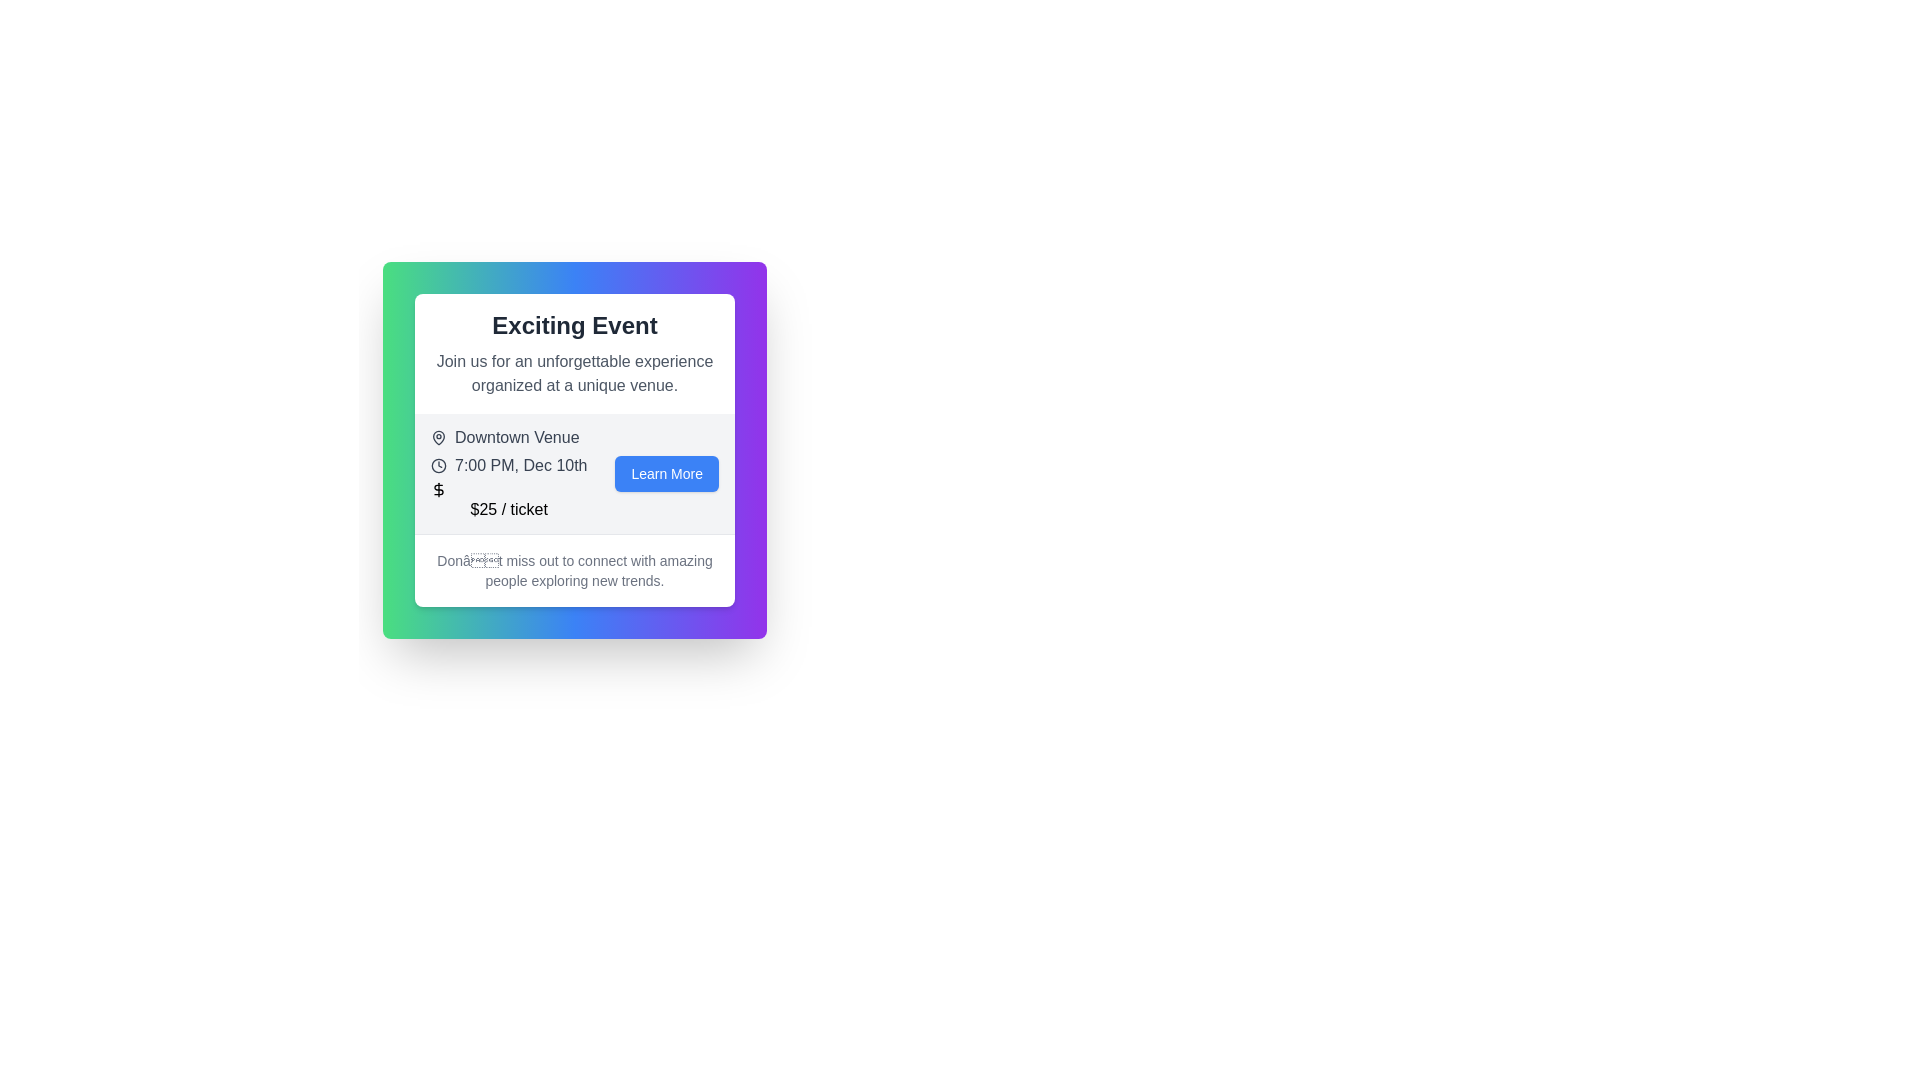  Describe the element at coordinates (437, 435) in the screenshot. I see `the pin graphic of the map pin icon that indicates the location related to 'Downtown Venue'` at that location.